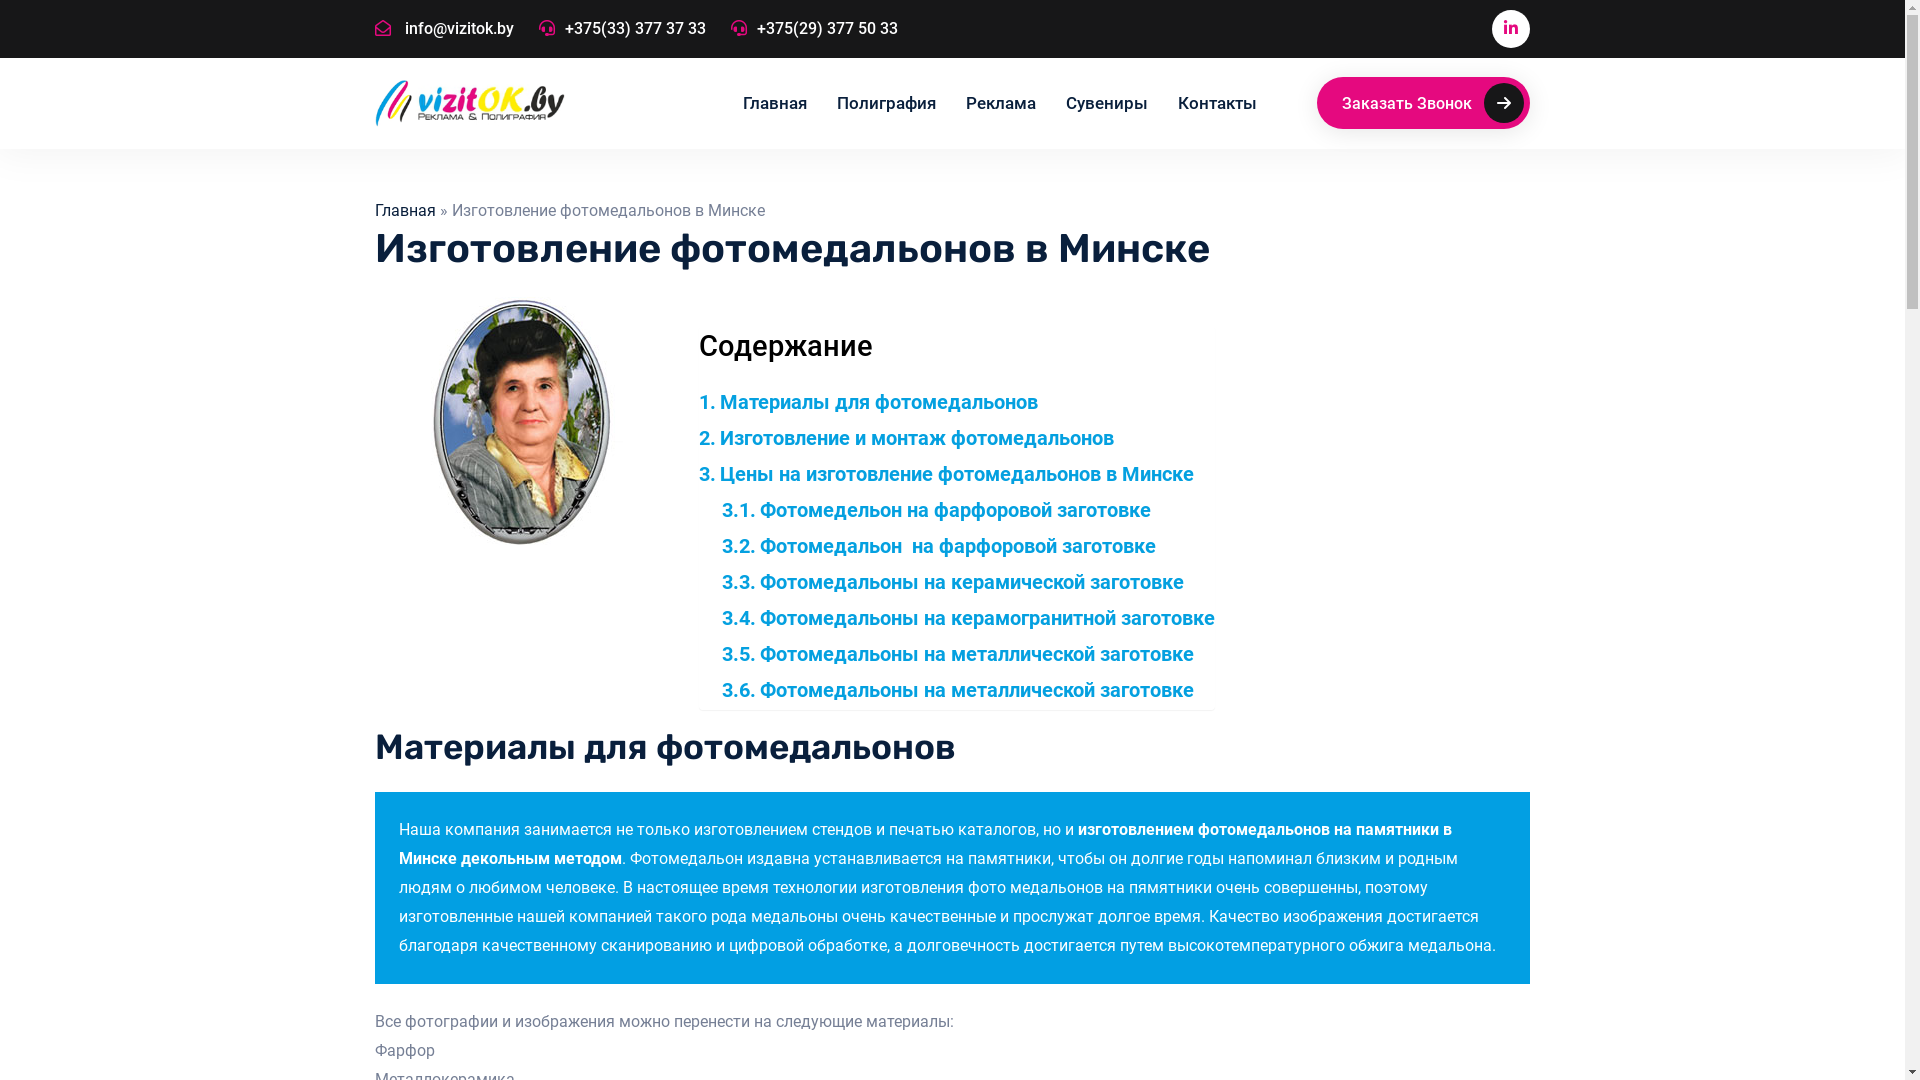 The width and height of the screenshot is (1920, 1080). I want to click on 'info@vizitok.by', so click(443, 29).